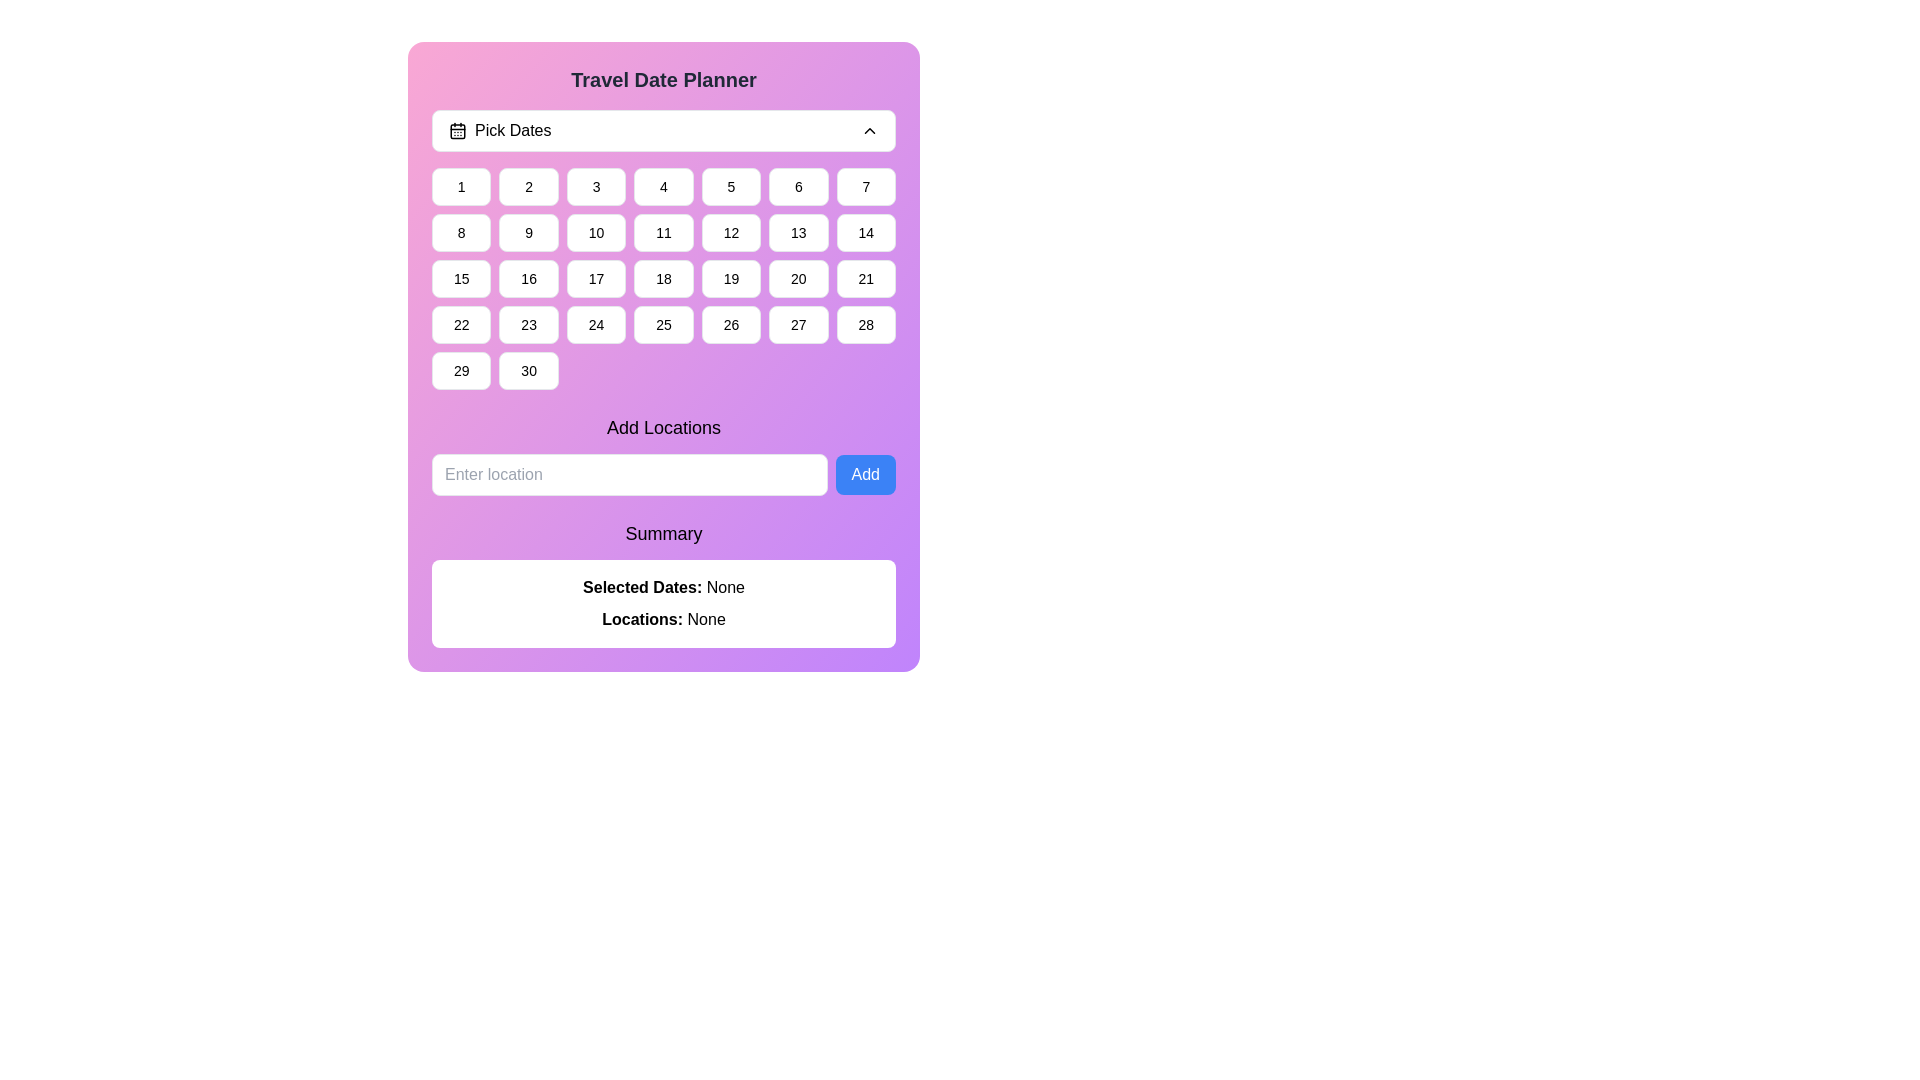 The width and height of the screenshot is (1920, 1080). Describe the element at coordinates (456, 131) in the screenshot. I see `the small calendar icon with a black outline located to the left of the text 'Pick Dates' to interact with it` at that location.